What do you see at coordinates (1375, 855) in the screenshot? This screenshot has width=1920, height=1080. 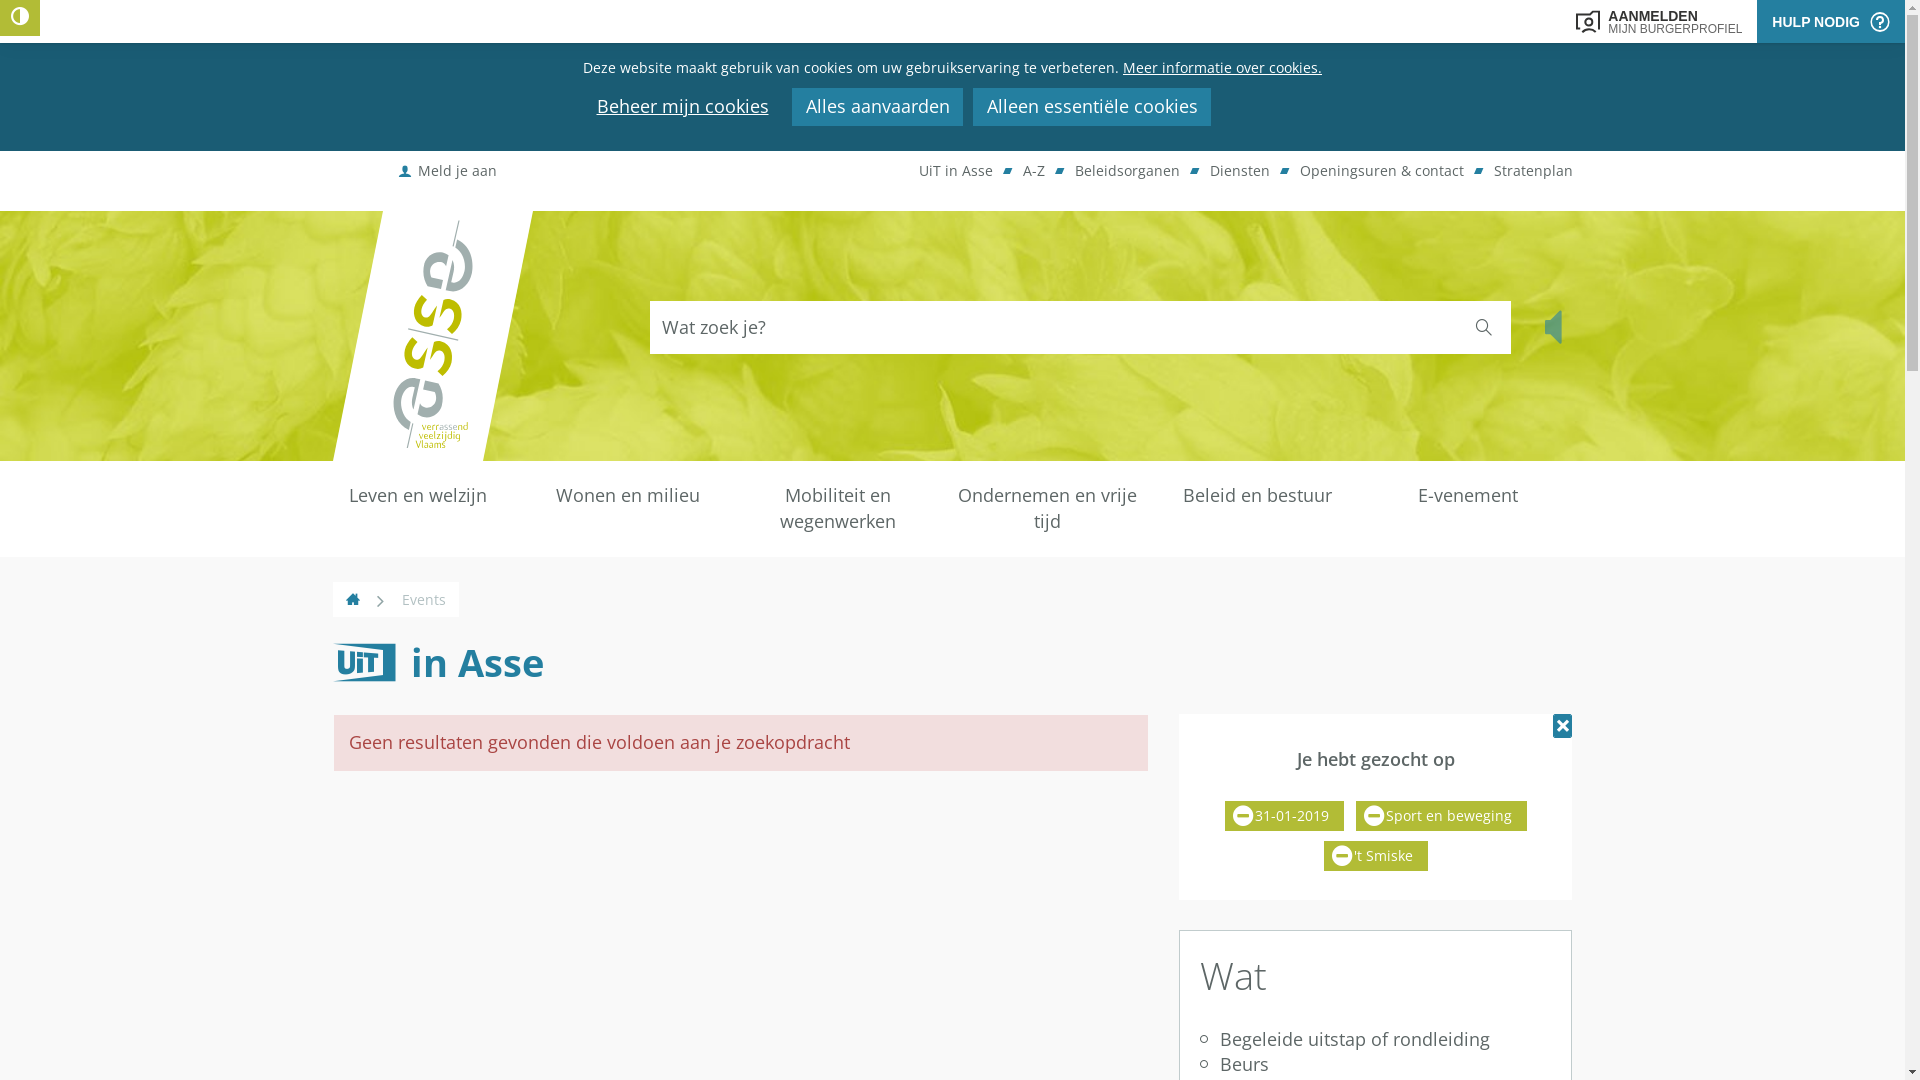 I see `''t Smiske'` at bounding box center [1375, 855].